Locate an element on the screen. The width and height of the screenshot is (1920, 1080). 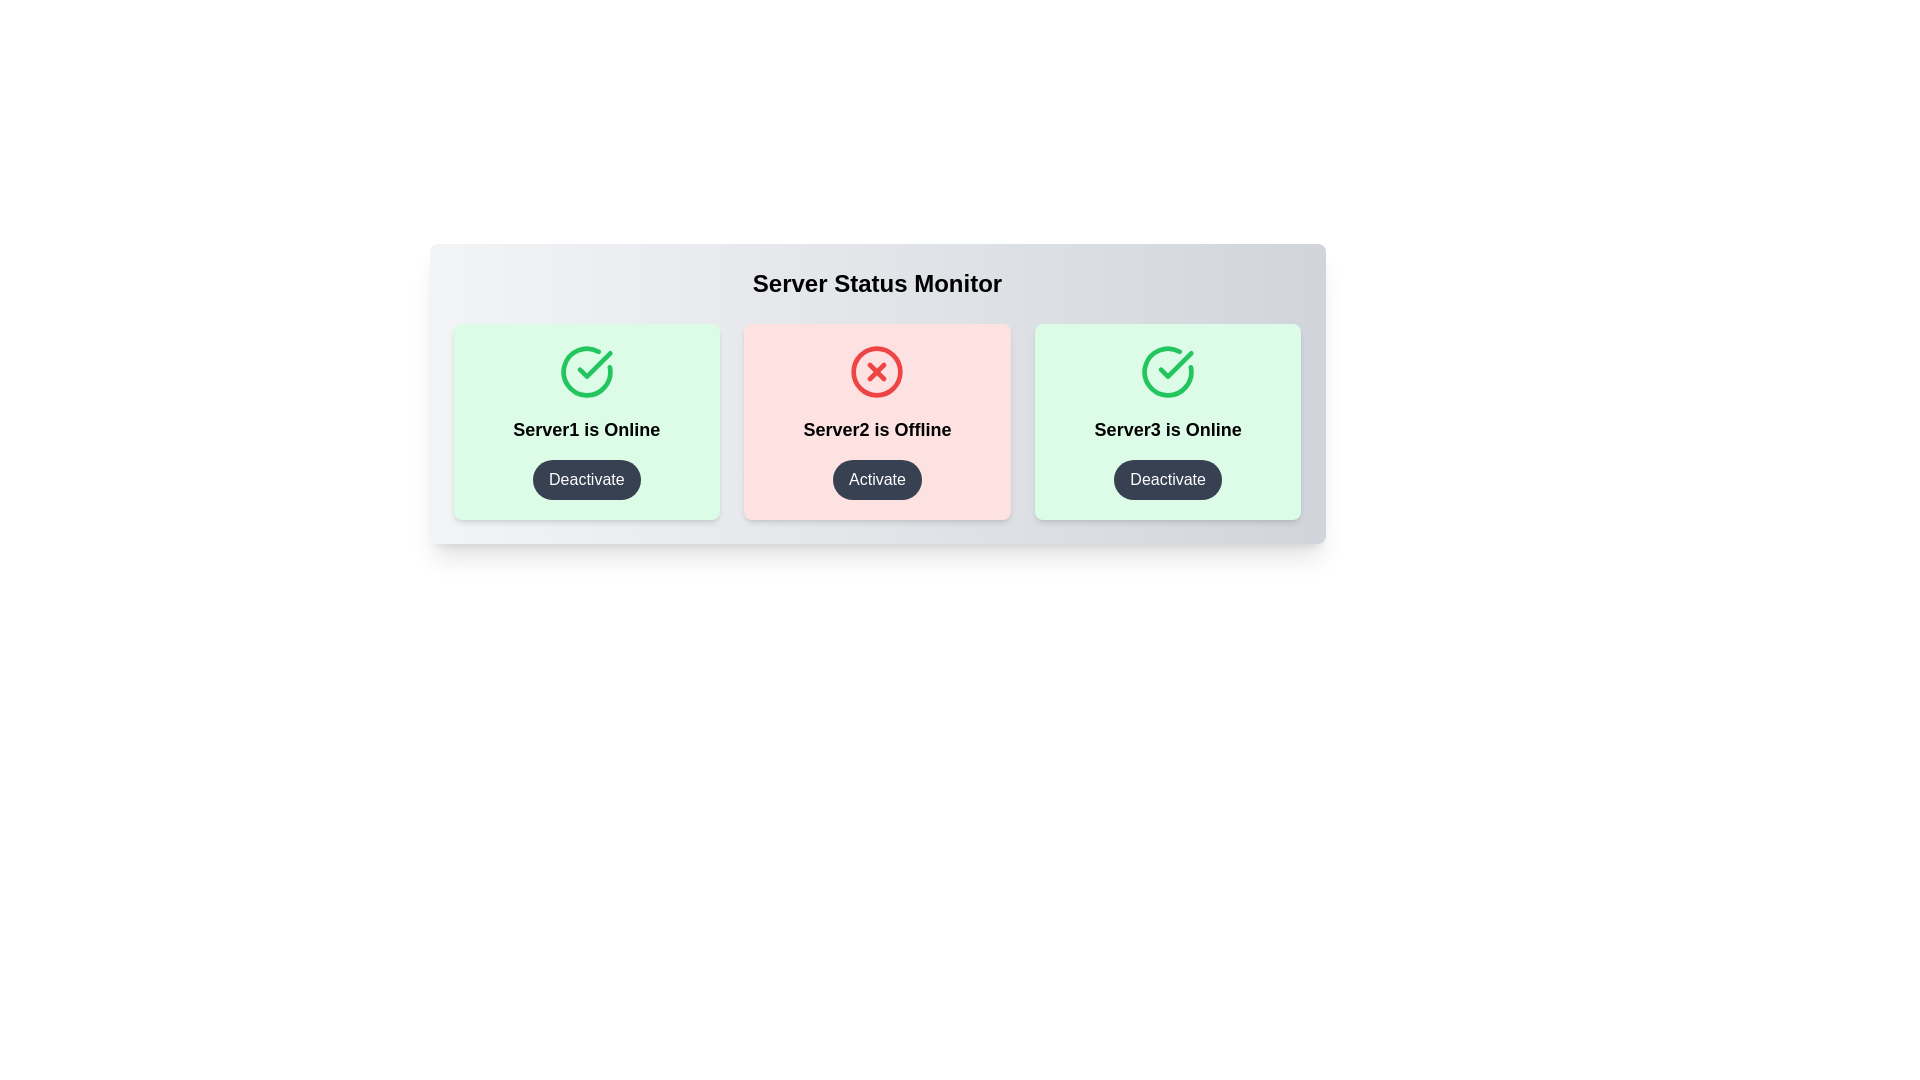
the title text 'Server Status Monitor' for copying is located at coordinates (877, 284).